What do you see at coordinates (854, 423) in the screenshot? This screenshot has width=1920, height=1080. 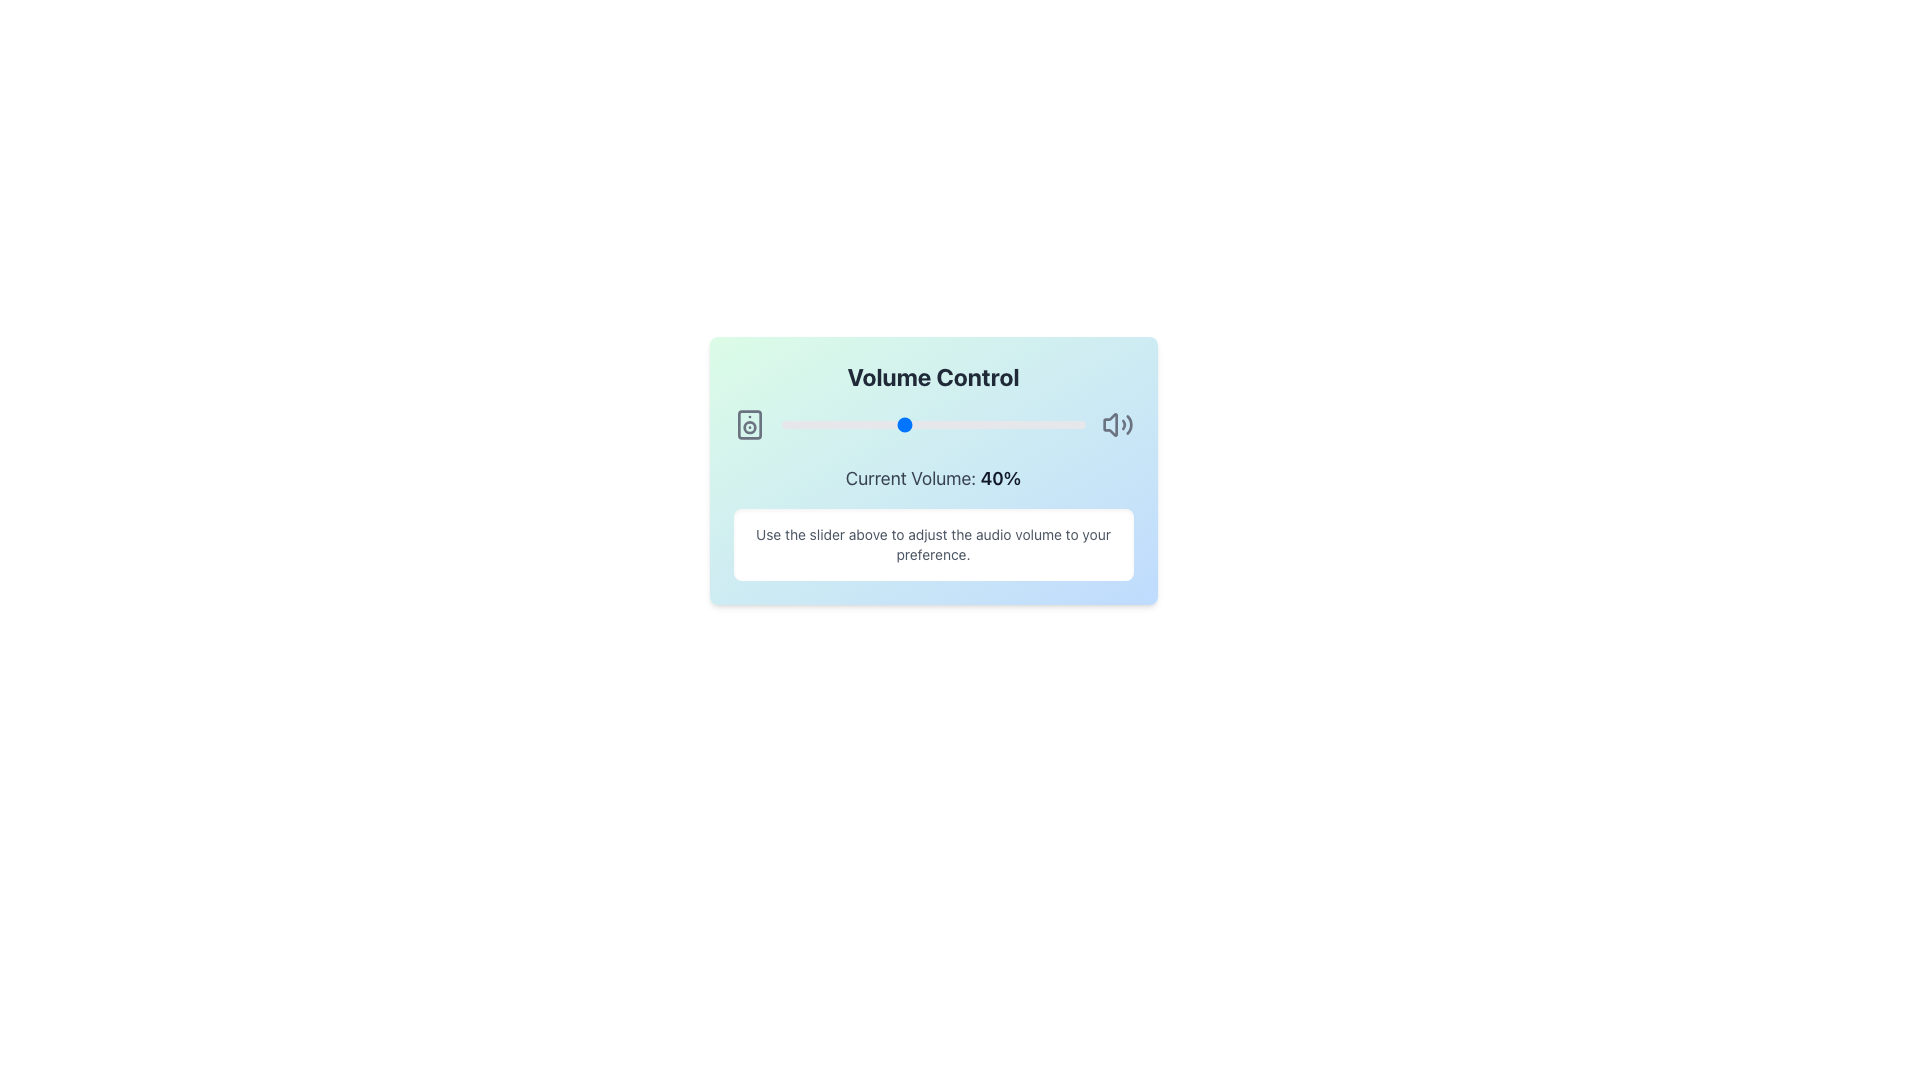 I see `the volume level` at bounding box center [854, 423].